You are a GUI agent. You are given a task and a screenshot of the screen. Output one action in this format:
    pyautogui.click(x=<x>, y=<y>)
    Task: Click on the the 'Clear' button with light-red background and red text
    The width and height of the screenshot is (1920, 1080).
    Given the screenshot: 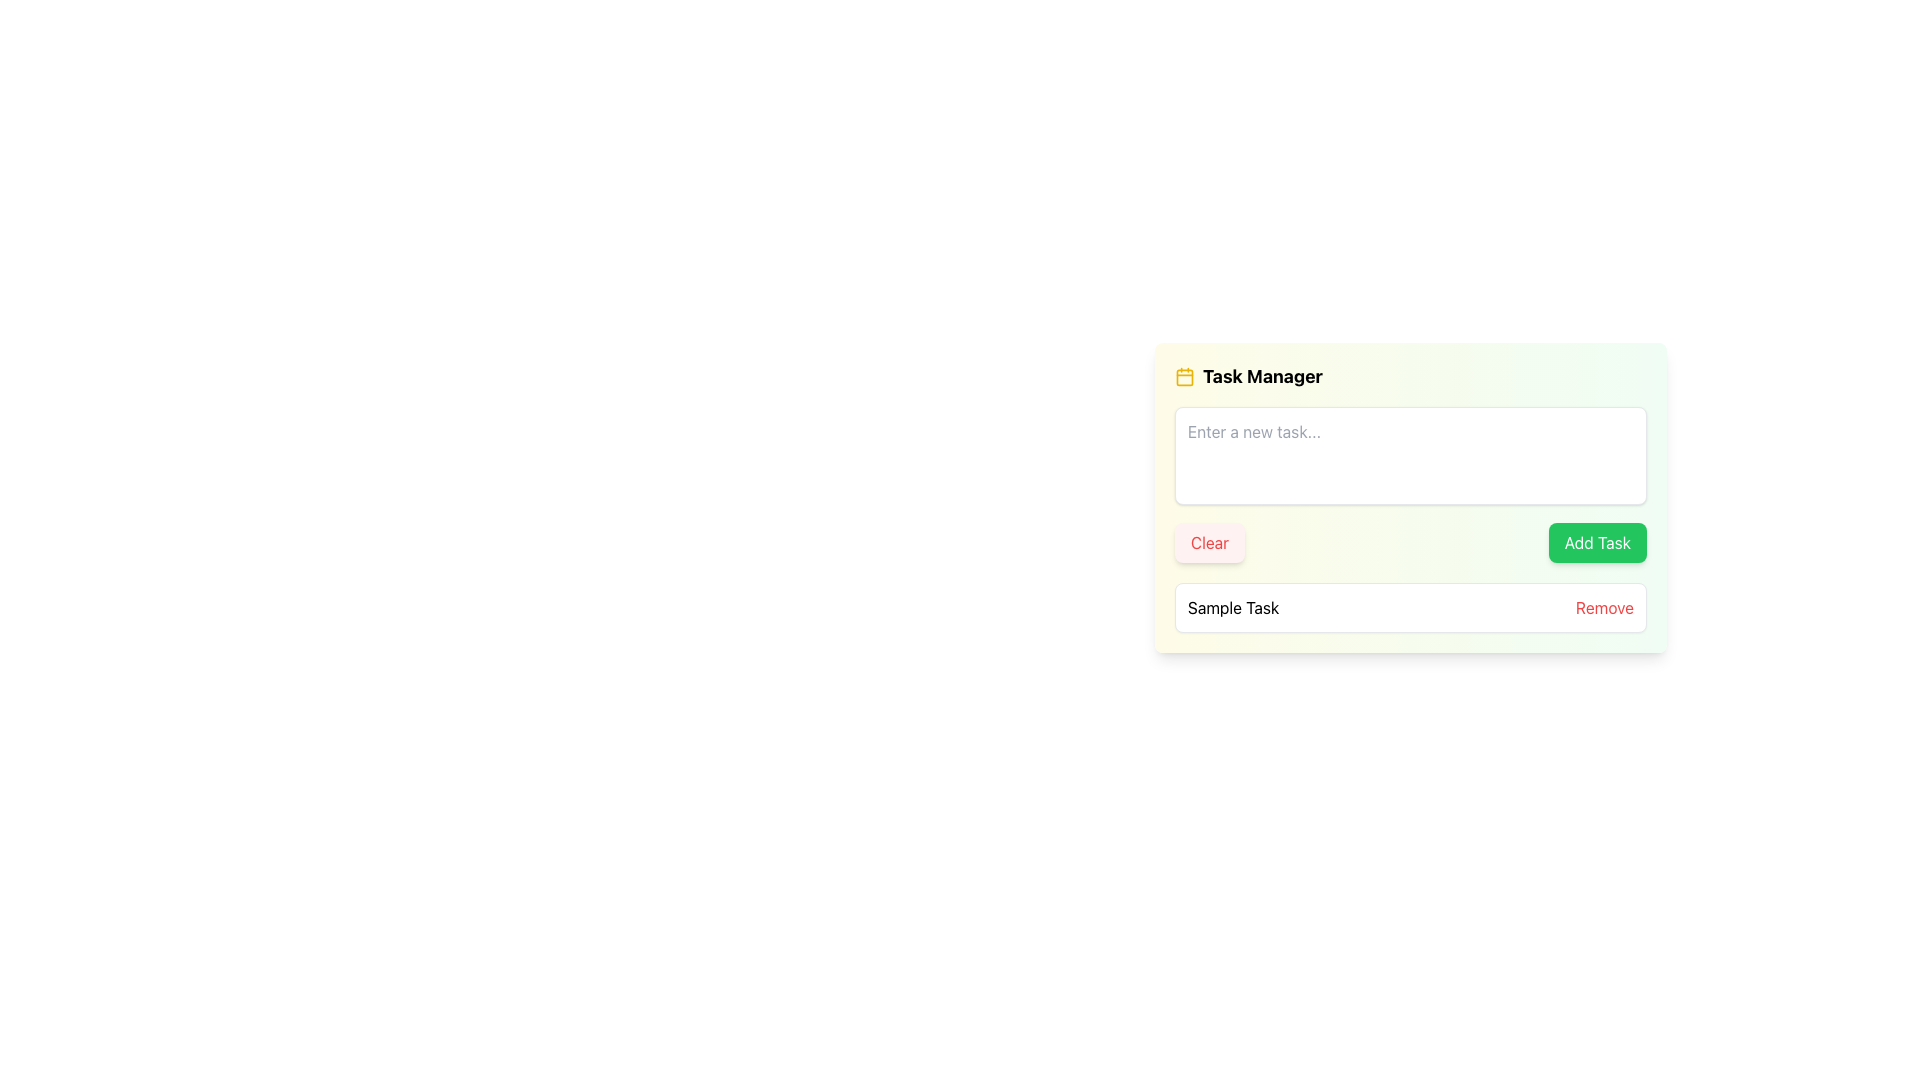 What is the action you would take?
    pyautogui.click(x=1208, y=543)
    